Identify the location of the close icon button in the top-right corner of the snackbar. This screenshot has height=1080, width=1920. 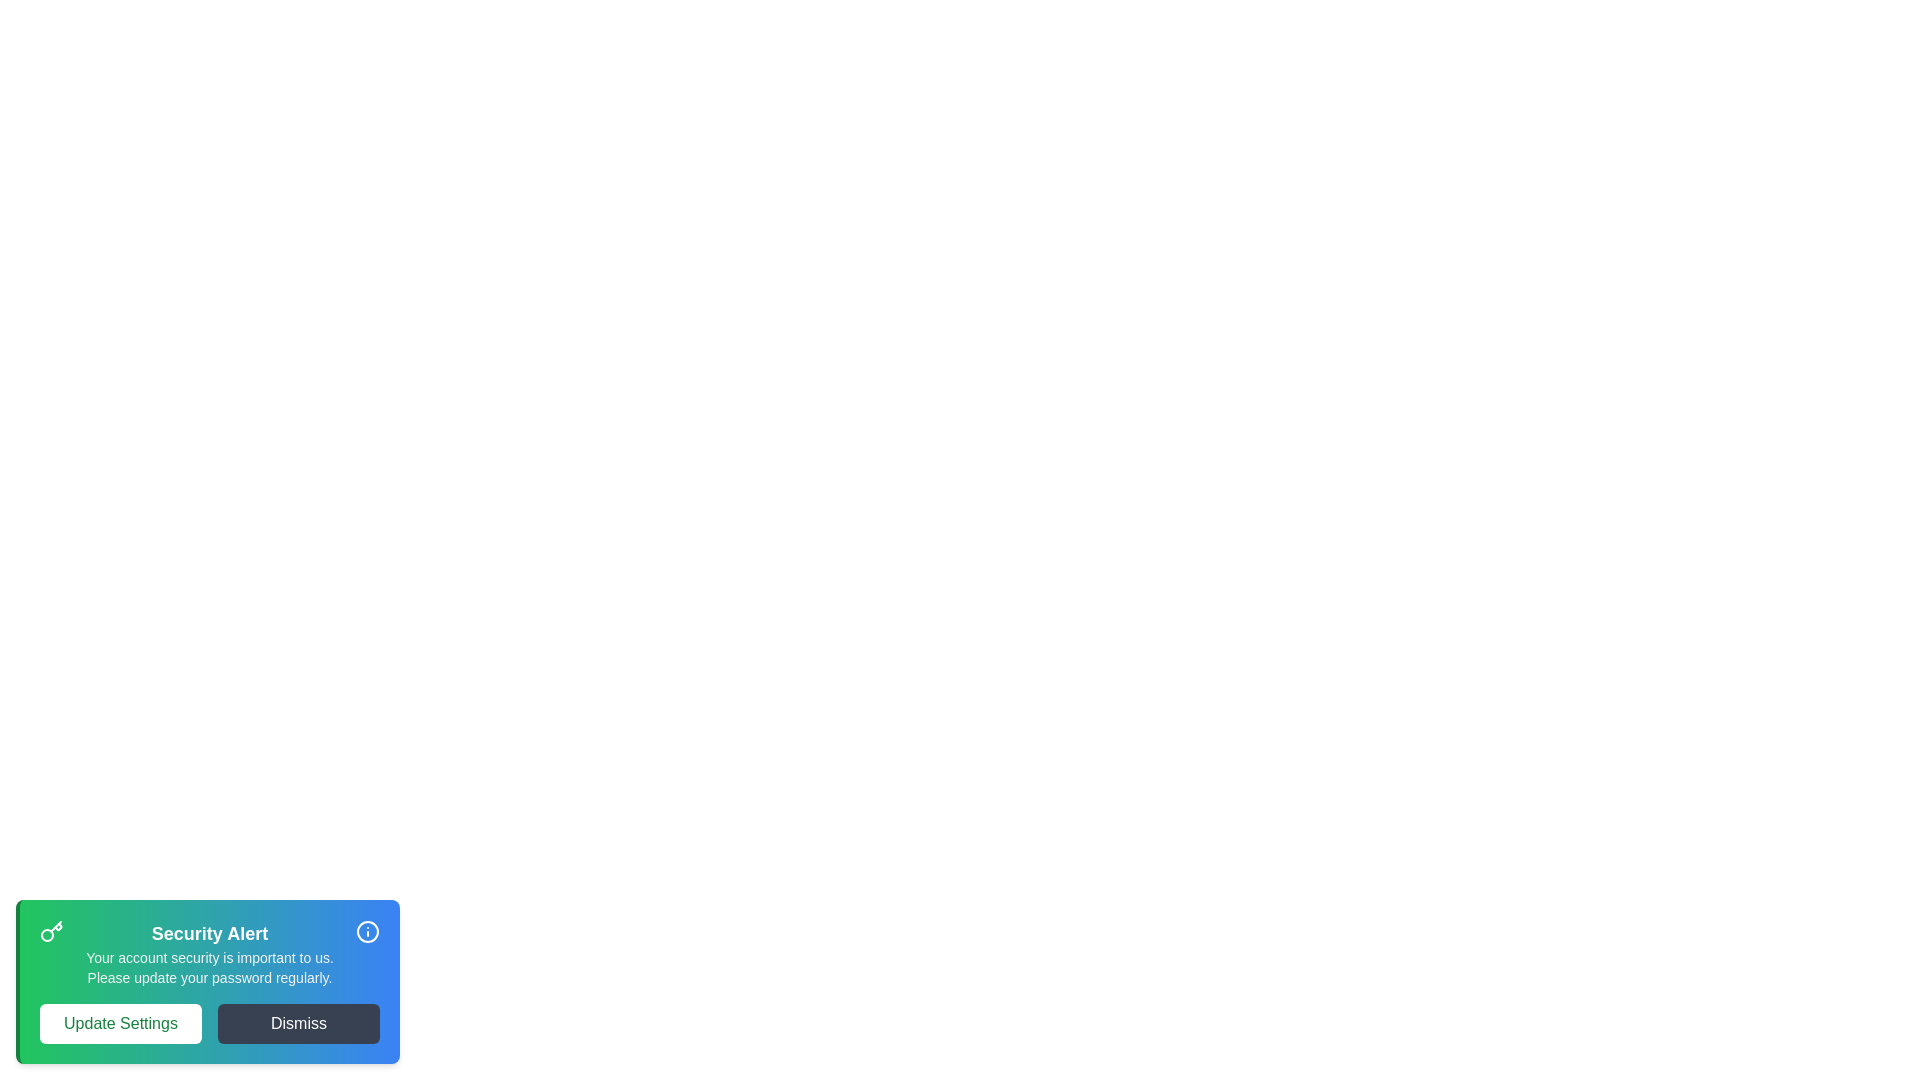
(368, 932).